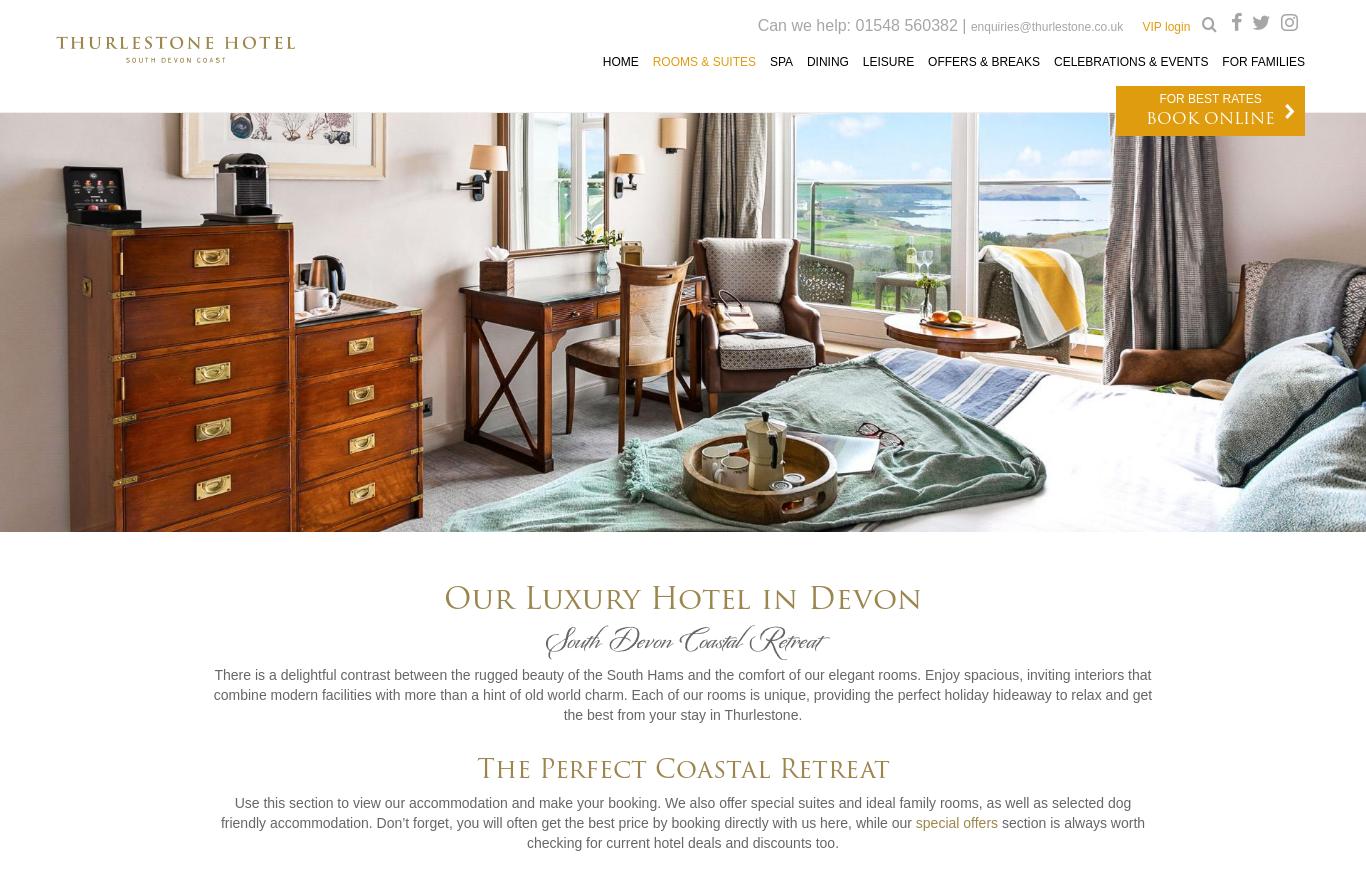 Image resolution: width=1366 pixels, height=873 pixels. Describe the element at coordinates (887, 60) in the screenshot. I see `'Leisure'` at that location.